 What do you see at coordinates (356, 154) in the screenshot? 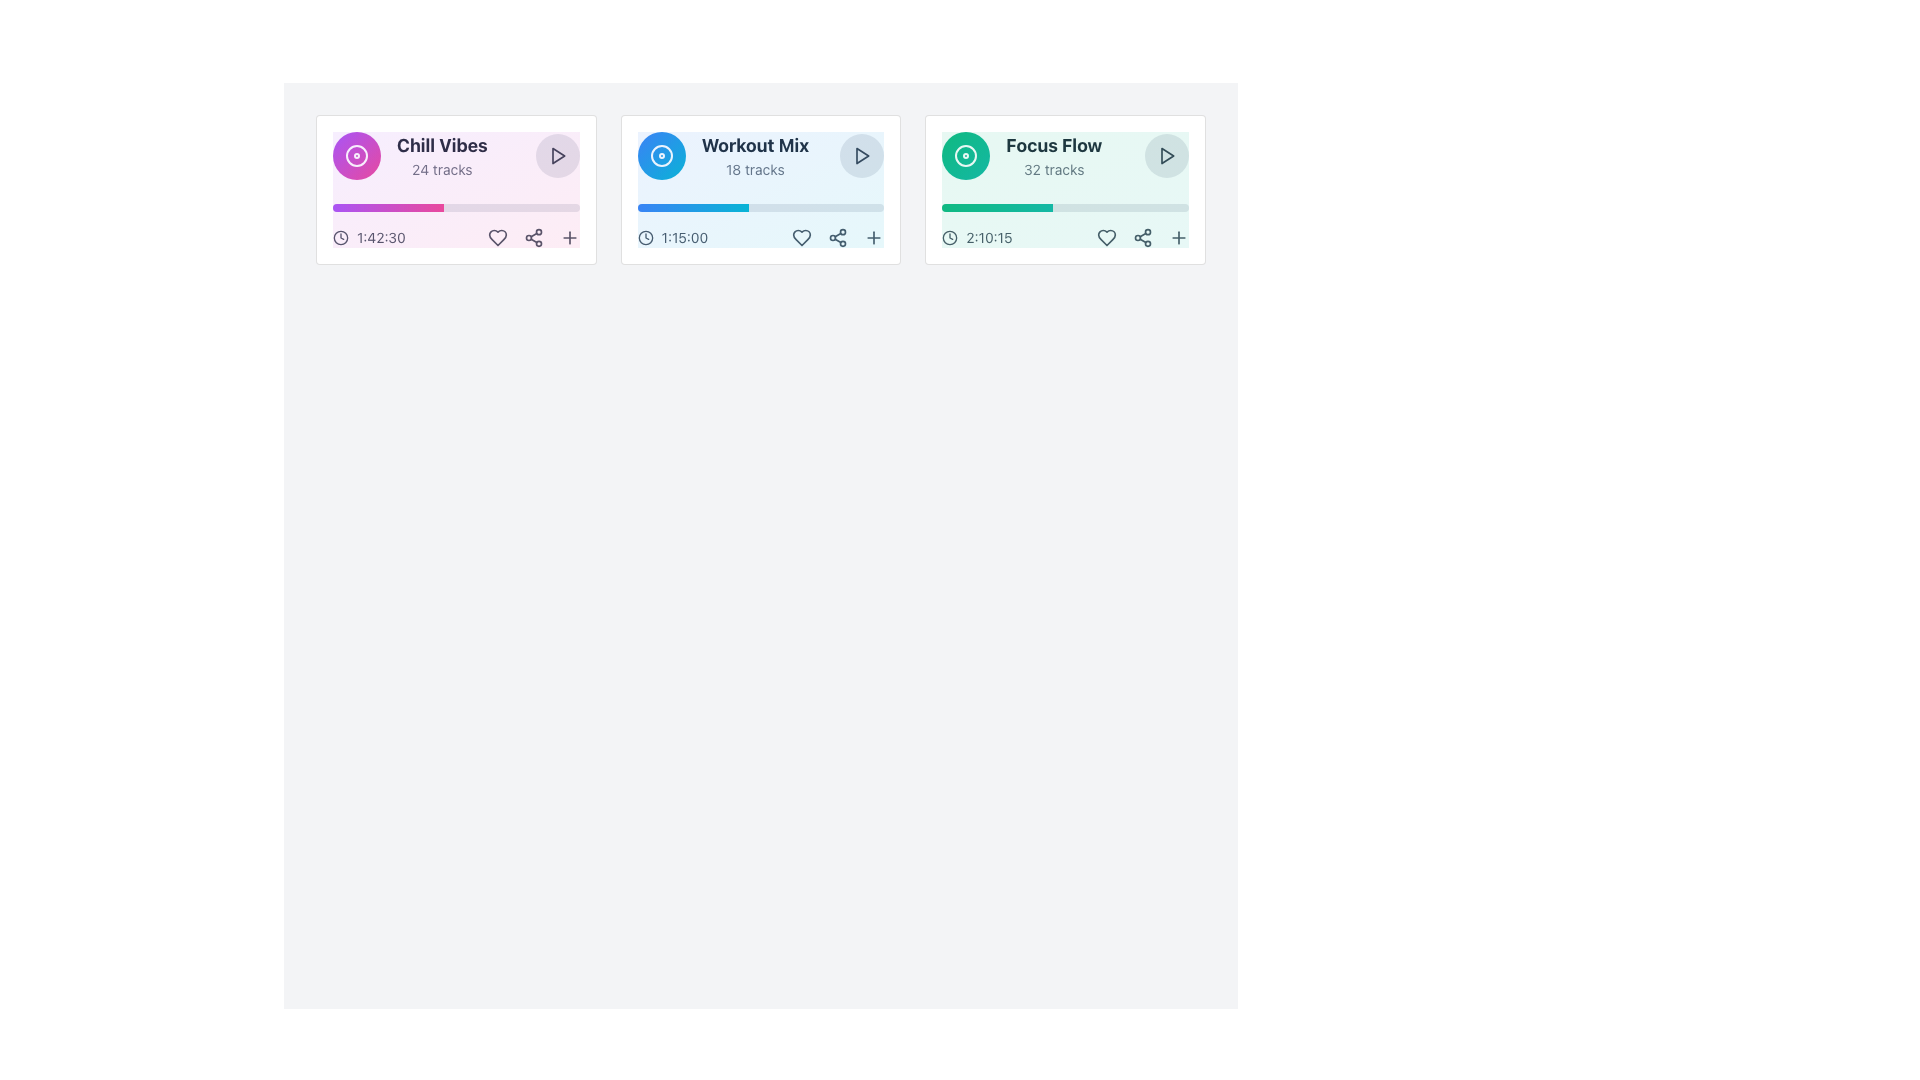
I see `the spinning animation of the loading icon located in the upper-left section of the card labeled 'Chill Vibes'` at bounding box center [356, 154].